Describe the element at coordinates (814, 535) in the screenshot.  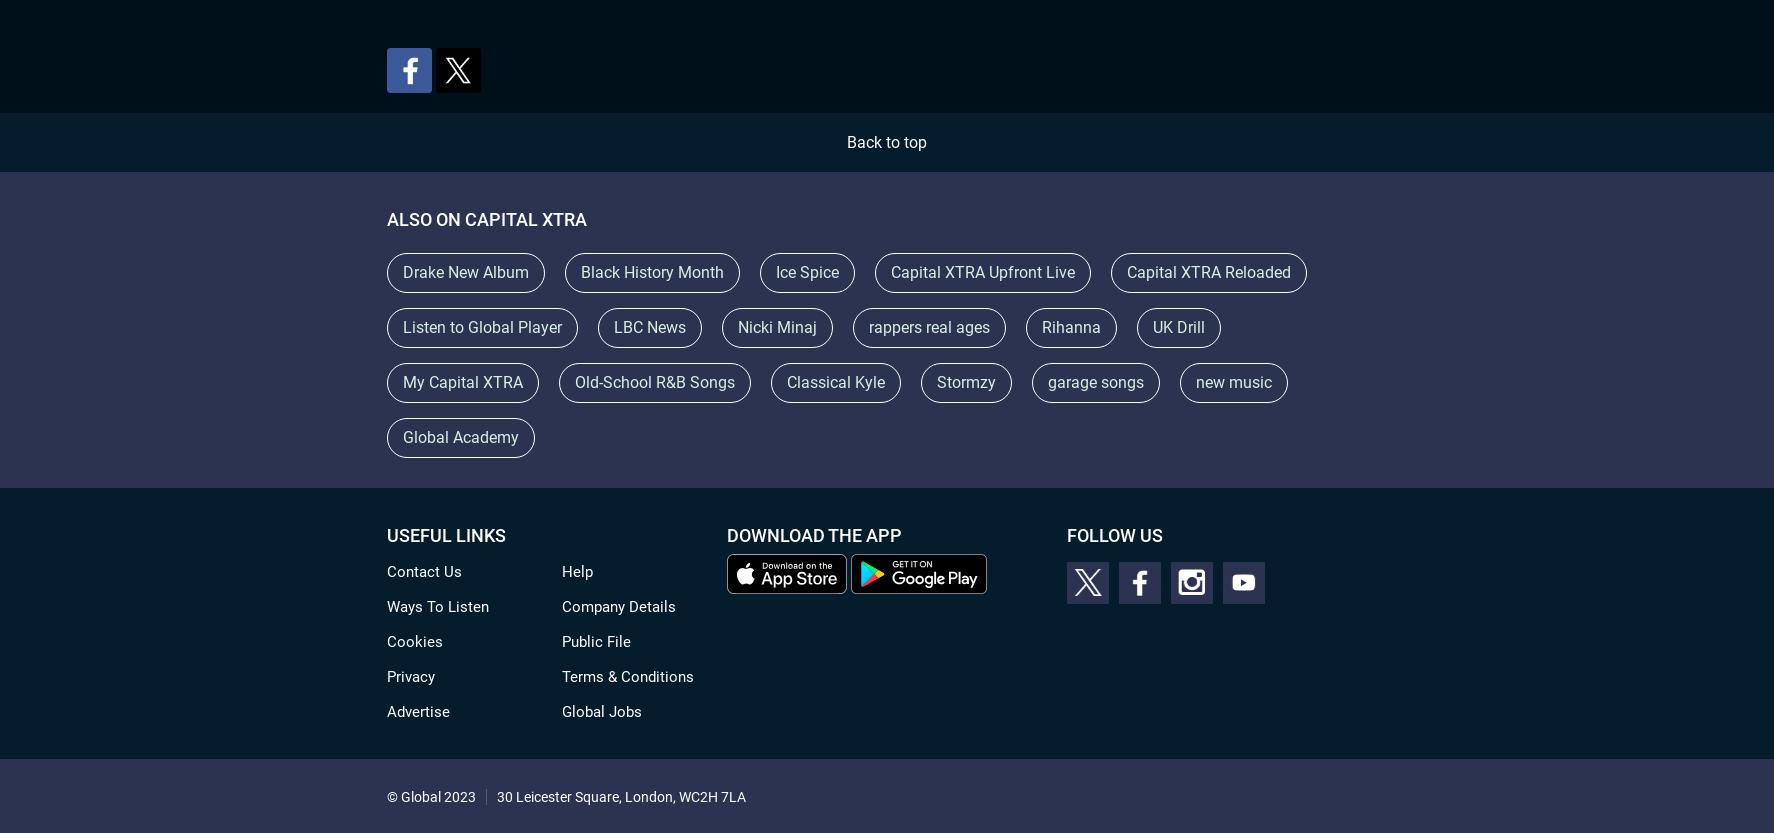
I see `'Download the app'` at that location.